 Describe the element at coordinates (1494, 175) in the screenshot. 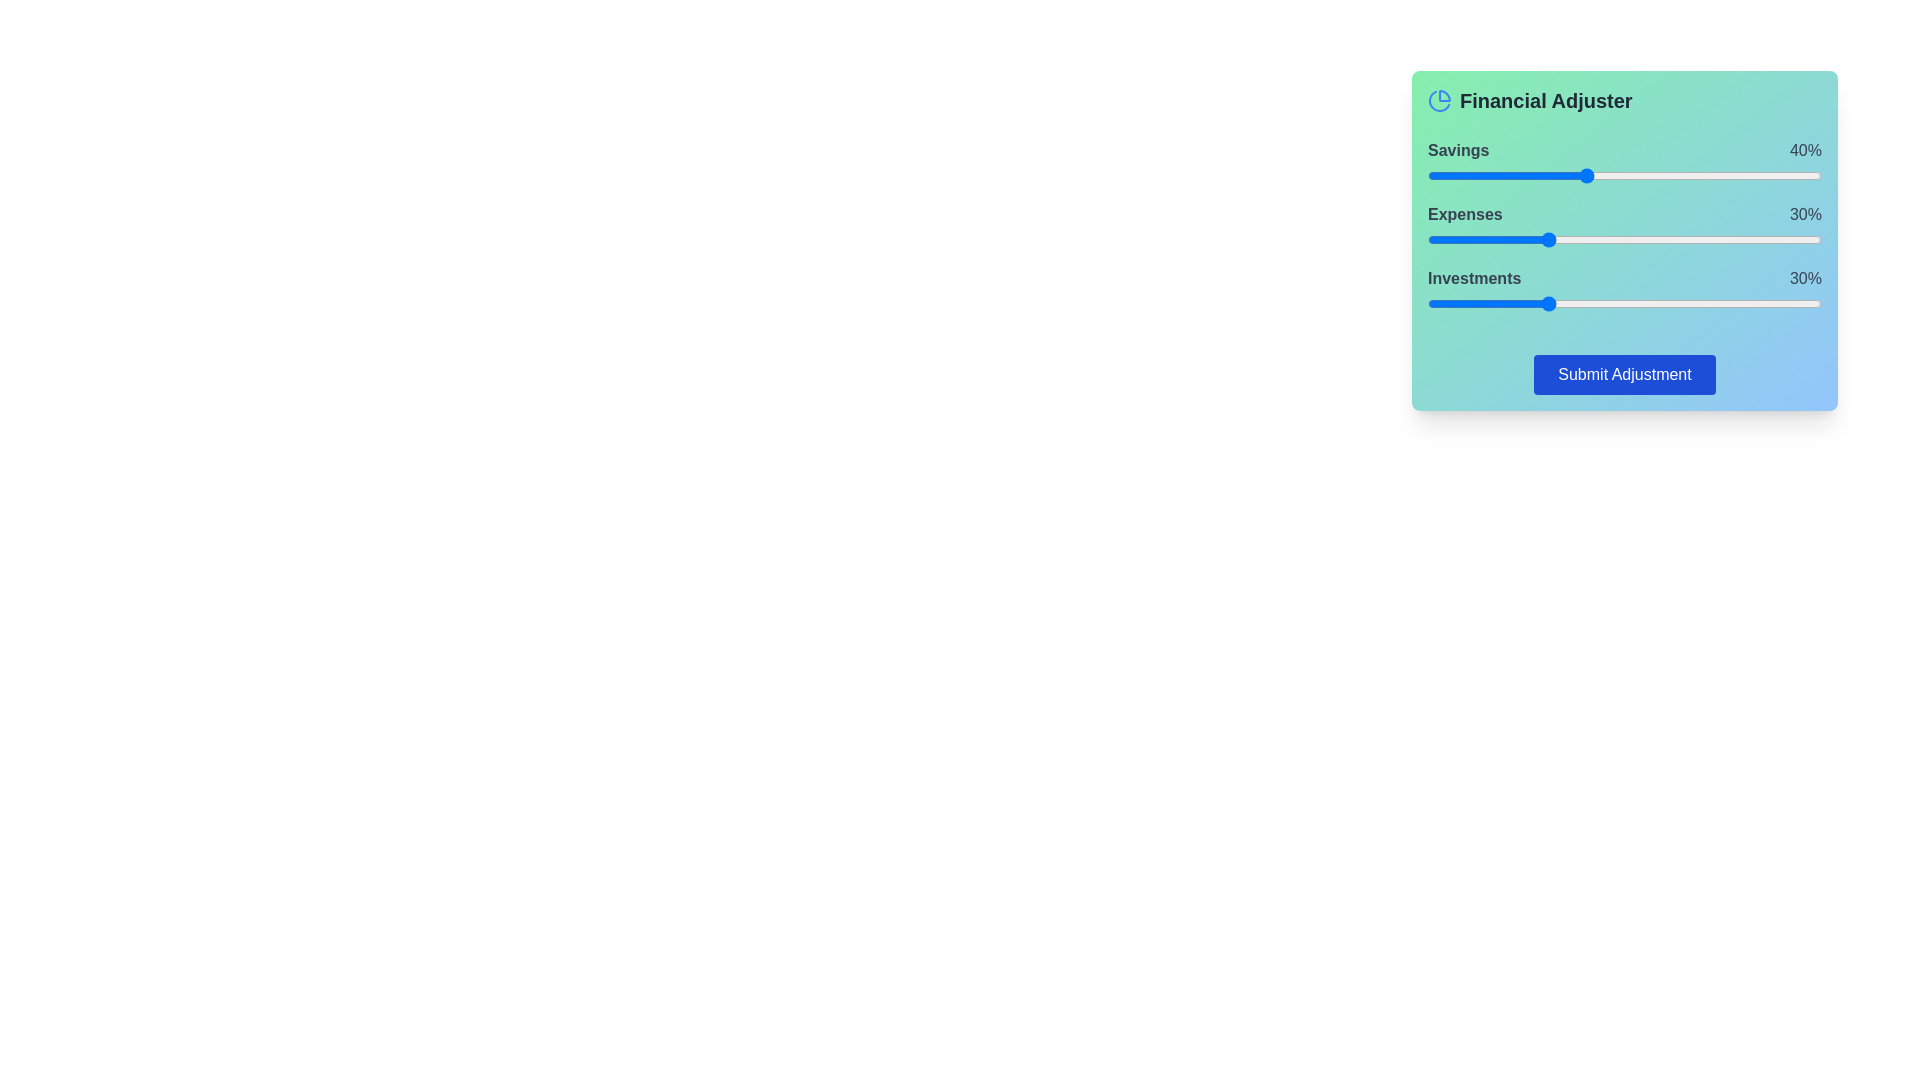

I see `the savings slider to set the percentage to 17` at that location.